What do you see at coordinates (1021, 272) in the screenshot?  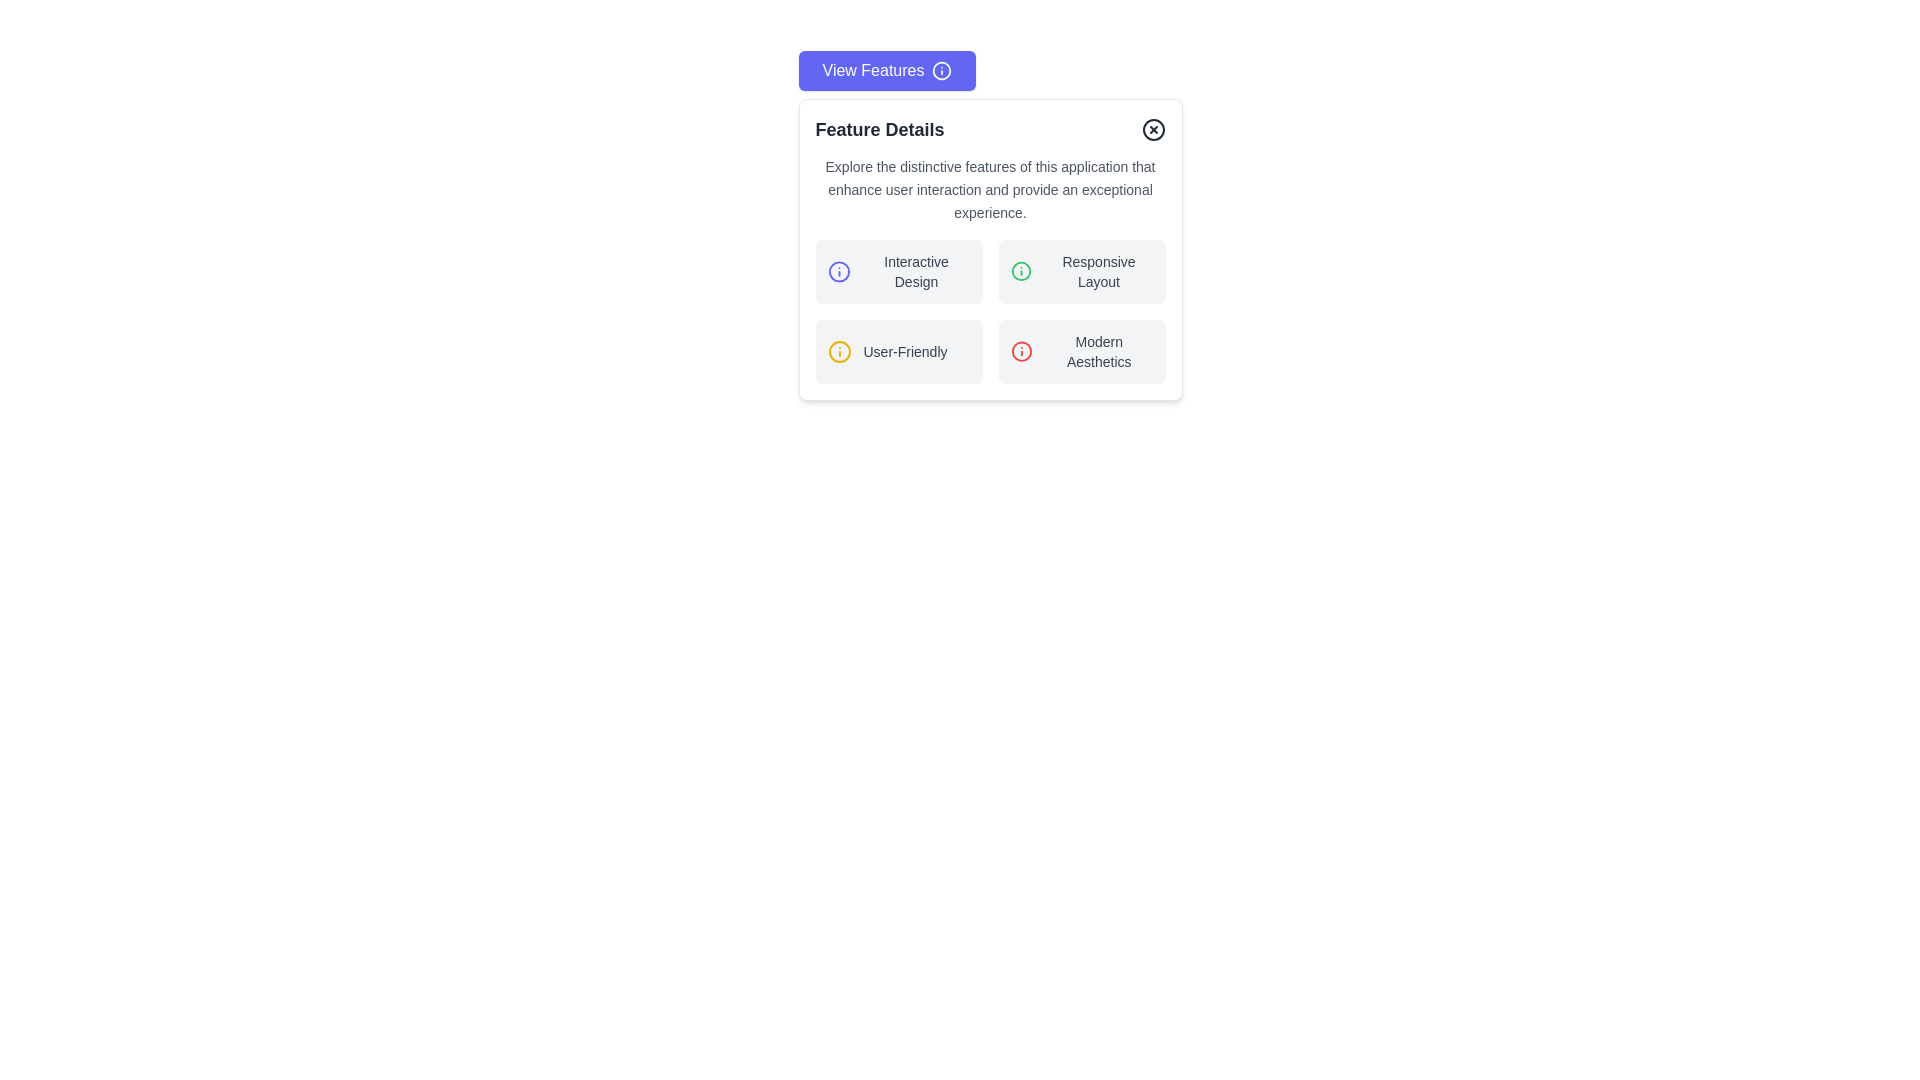 I see `the green circular 'info' icon with a white background, which is the first icon in the 'Responsive Layout' list item` at bounding box center [1021, 272].